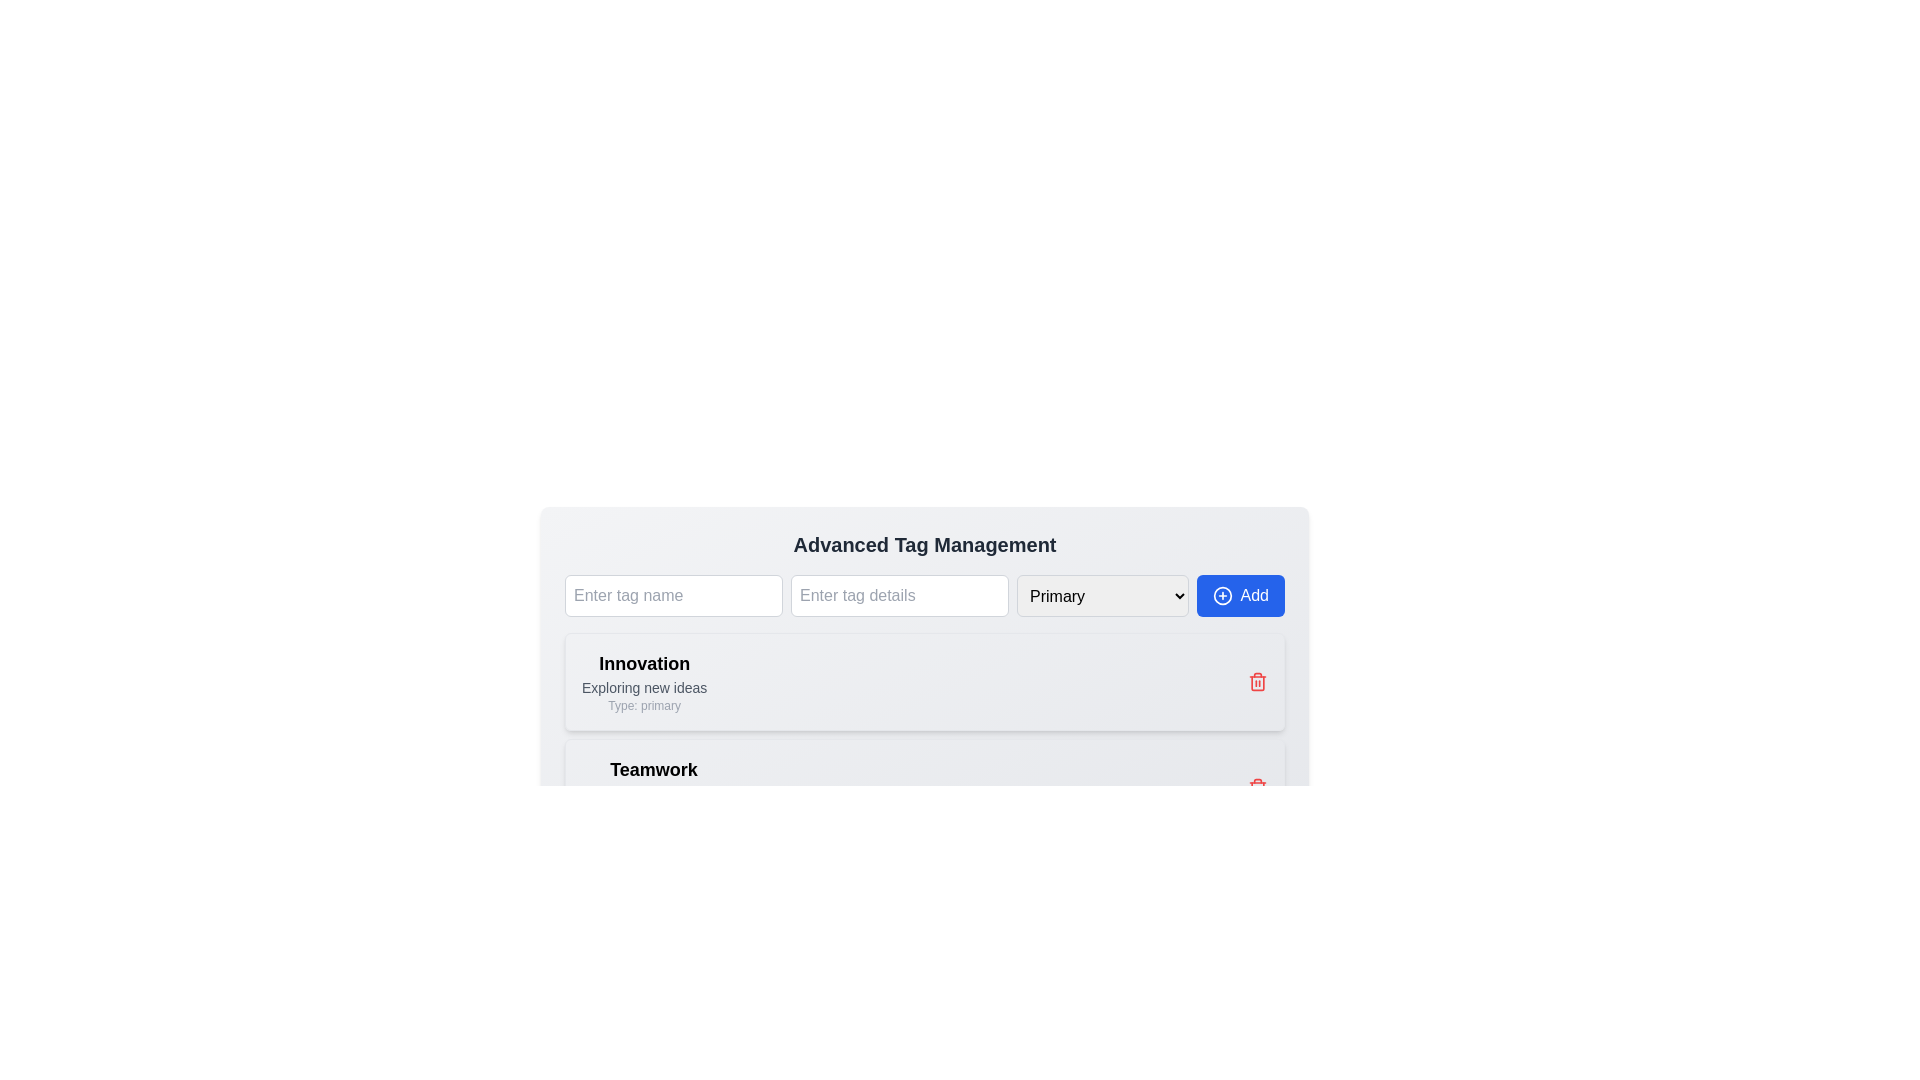 Image resolution: width=1920 pixels, height=1080 pixels. I want to click on the leftmost text input field under 'Advanced Tag Management' to focus the input, so click(673, 595).